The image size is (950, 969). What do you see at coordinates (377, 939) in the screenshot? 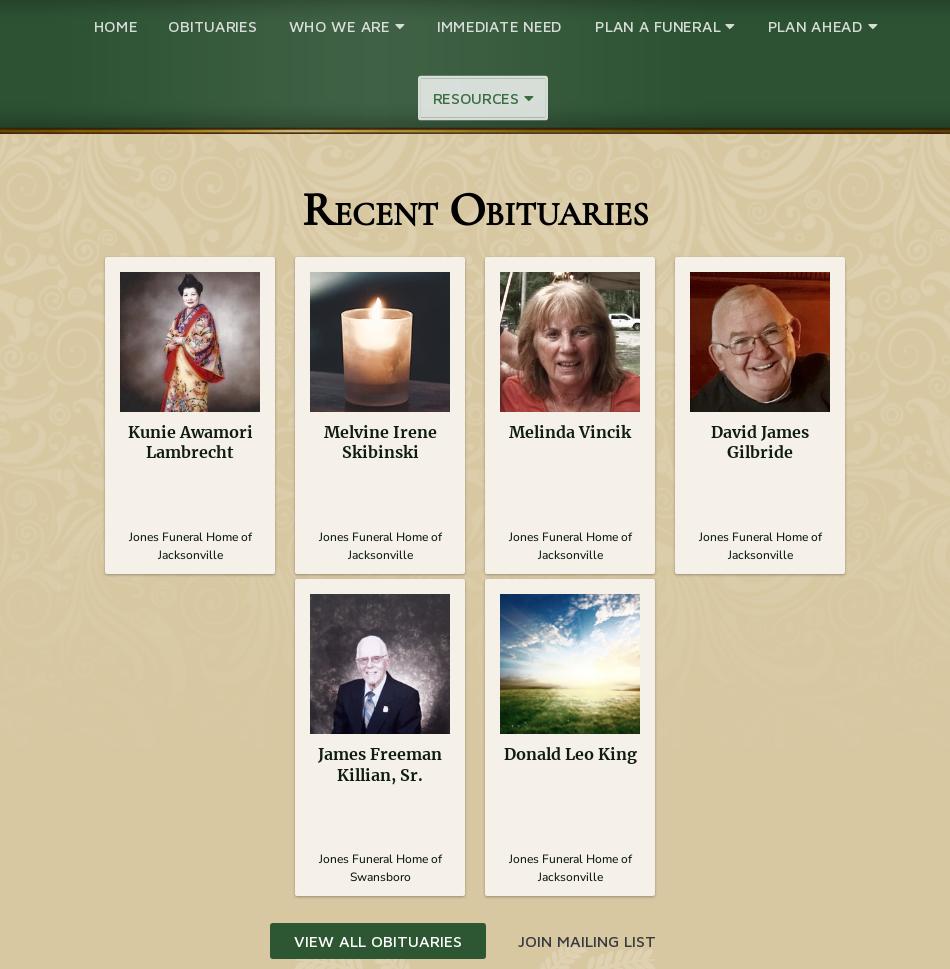
I see `'View All Obituaries'` at bounding box center [377, 939].